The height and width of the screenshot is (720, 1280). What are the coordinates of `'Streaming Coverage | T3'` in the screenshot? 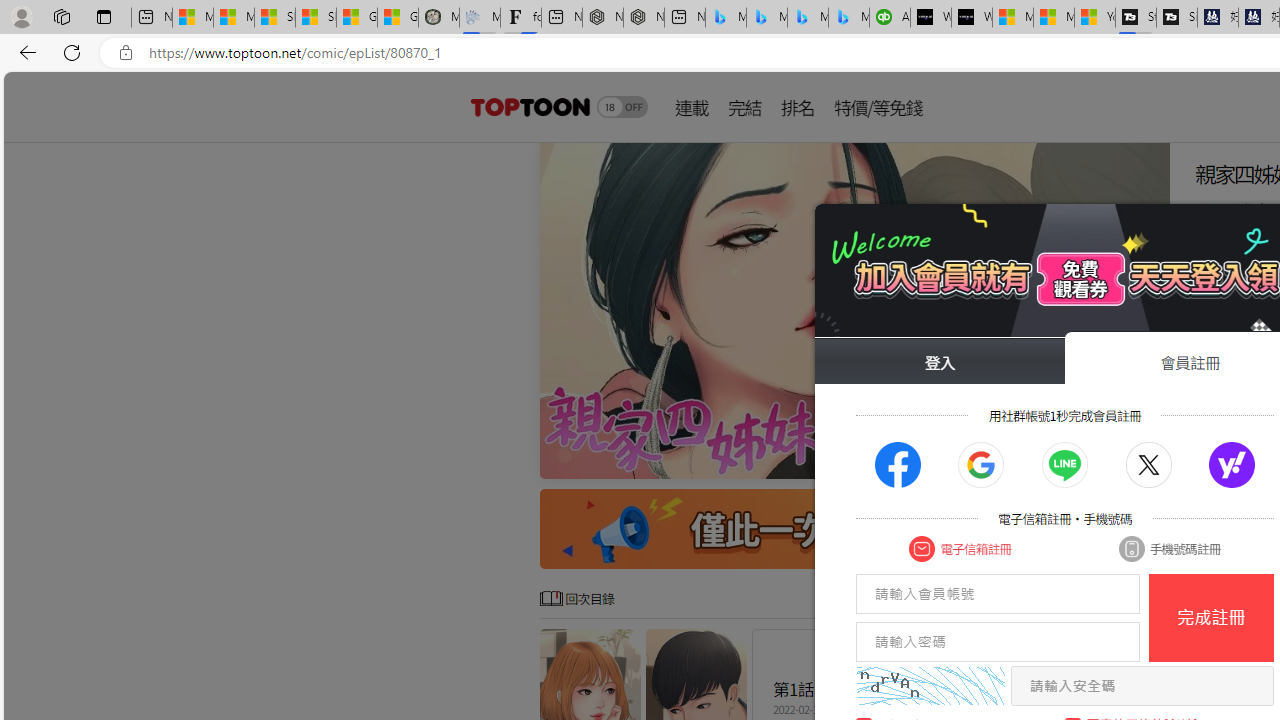 It's located at (1136, 17).